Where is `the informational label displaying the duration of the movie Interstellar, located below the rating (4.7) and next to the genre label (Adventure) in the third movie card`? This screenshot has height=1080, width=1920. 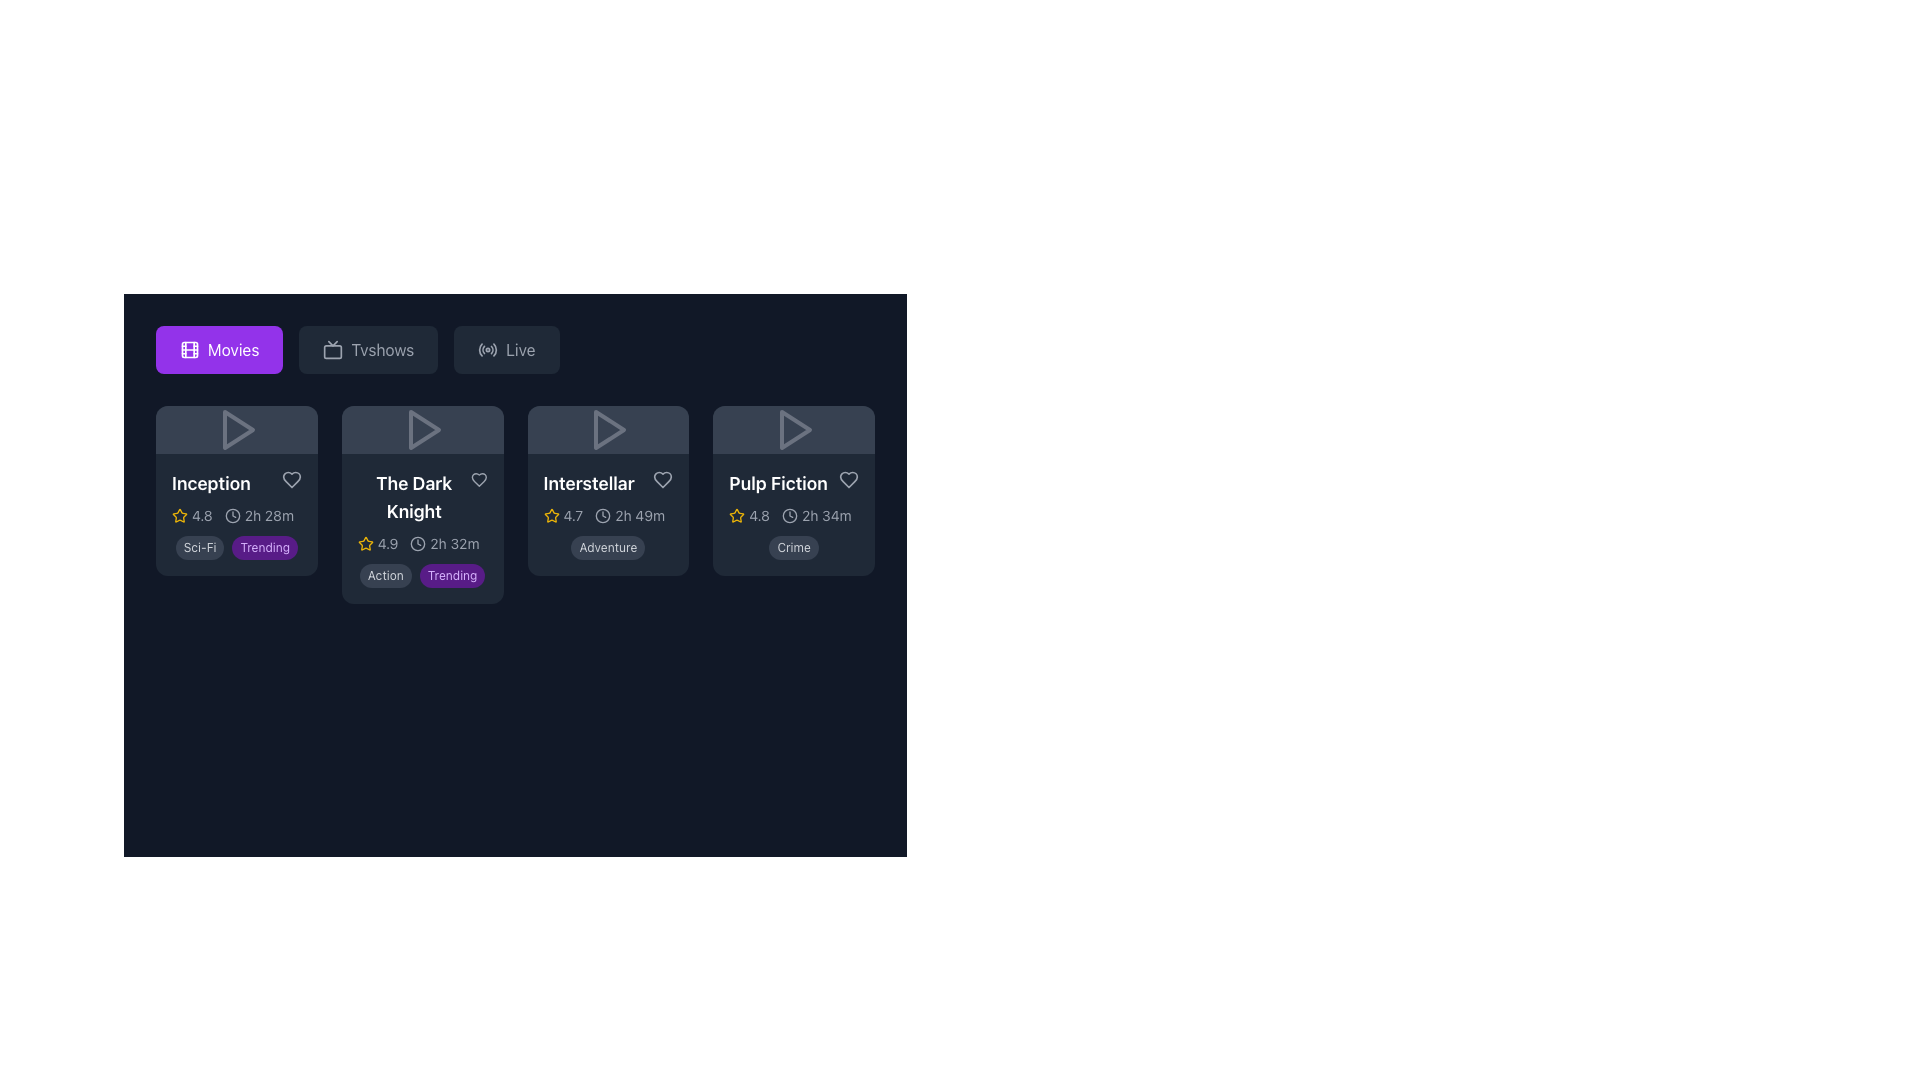 the informational label displaying the duration of the movie Interstellar, located below the rating (4.7) and next to the genre label (Adventure) in the third movie card is located at coordinates (629, 515).